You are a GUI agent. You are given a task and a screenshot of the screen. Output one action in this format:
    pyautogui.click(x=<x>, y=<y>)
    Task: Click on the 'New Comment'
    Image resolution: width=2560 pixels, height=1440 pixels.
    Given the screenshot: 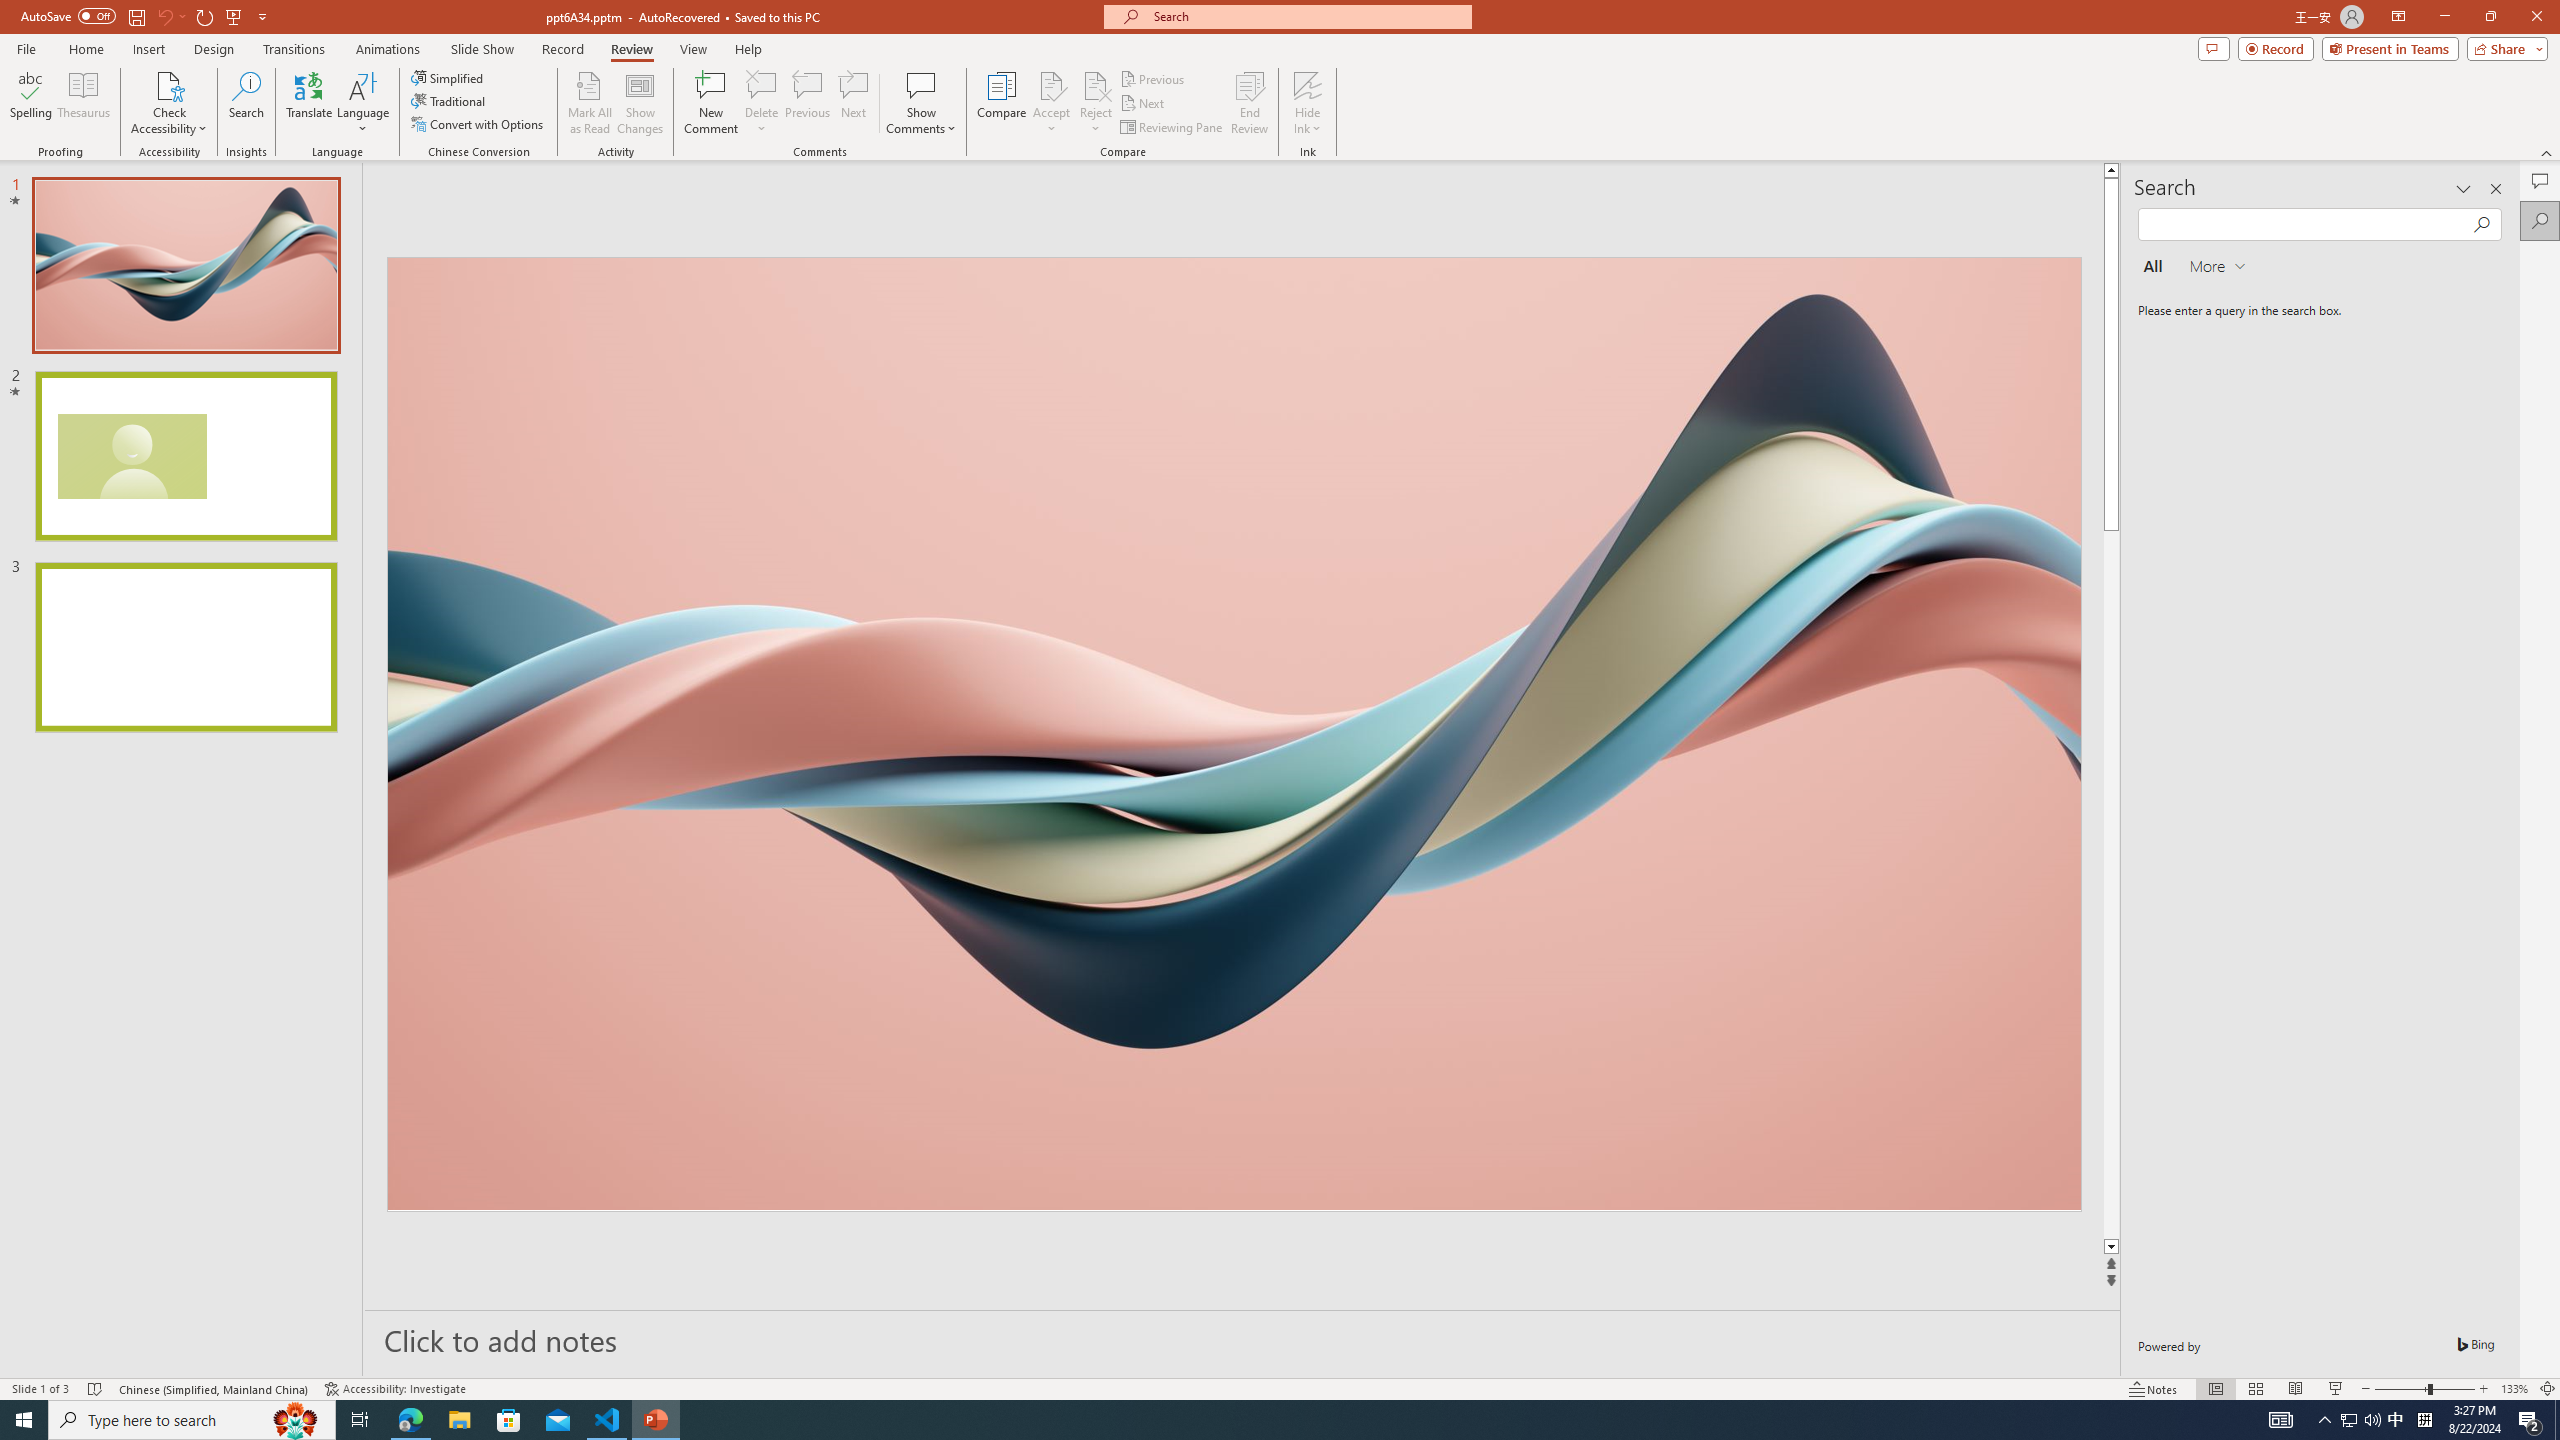 What is the action you would take?
    pyautogui.click(x=709, y=103)
    